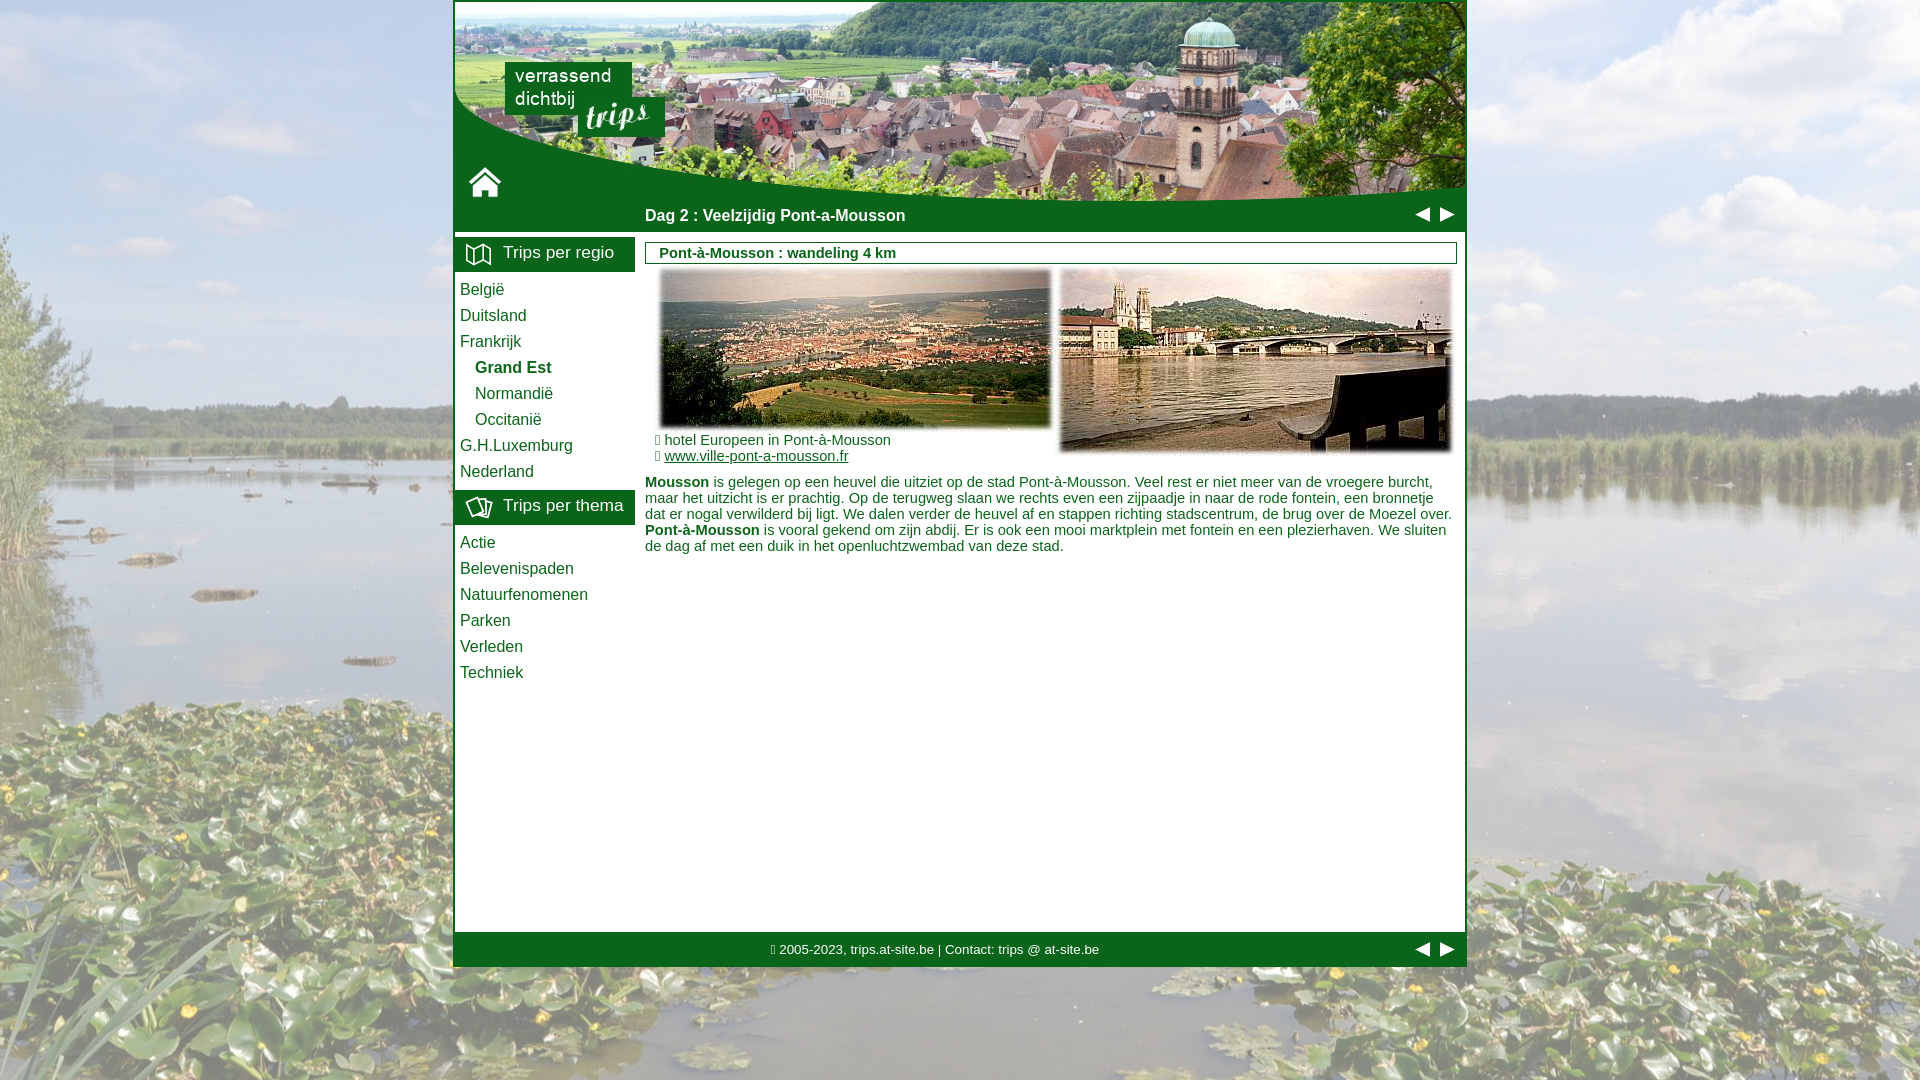  What do you see at coordinates (1452, 214) in the screenshot?
I see `'volgende dag'` at bounding box center [1452, 214].